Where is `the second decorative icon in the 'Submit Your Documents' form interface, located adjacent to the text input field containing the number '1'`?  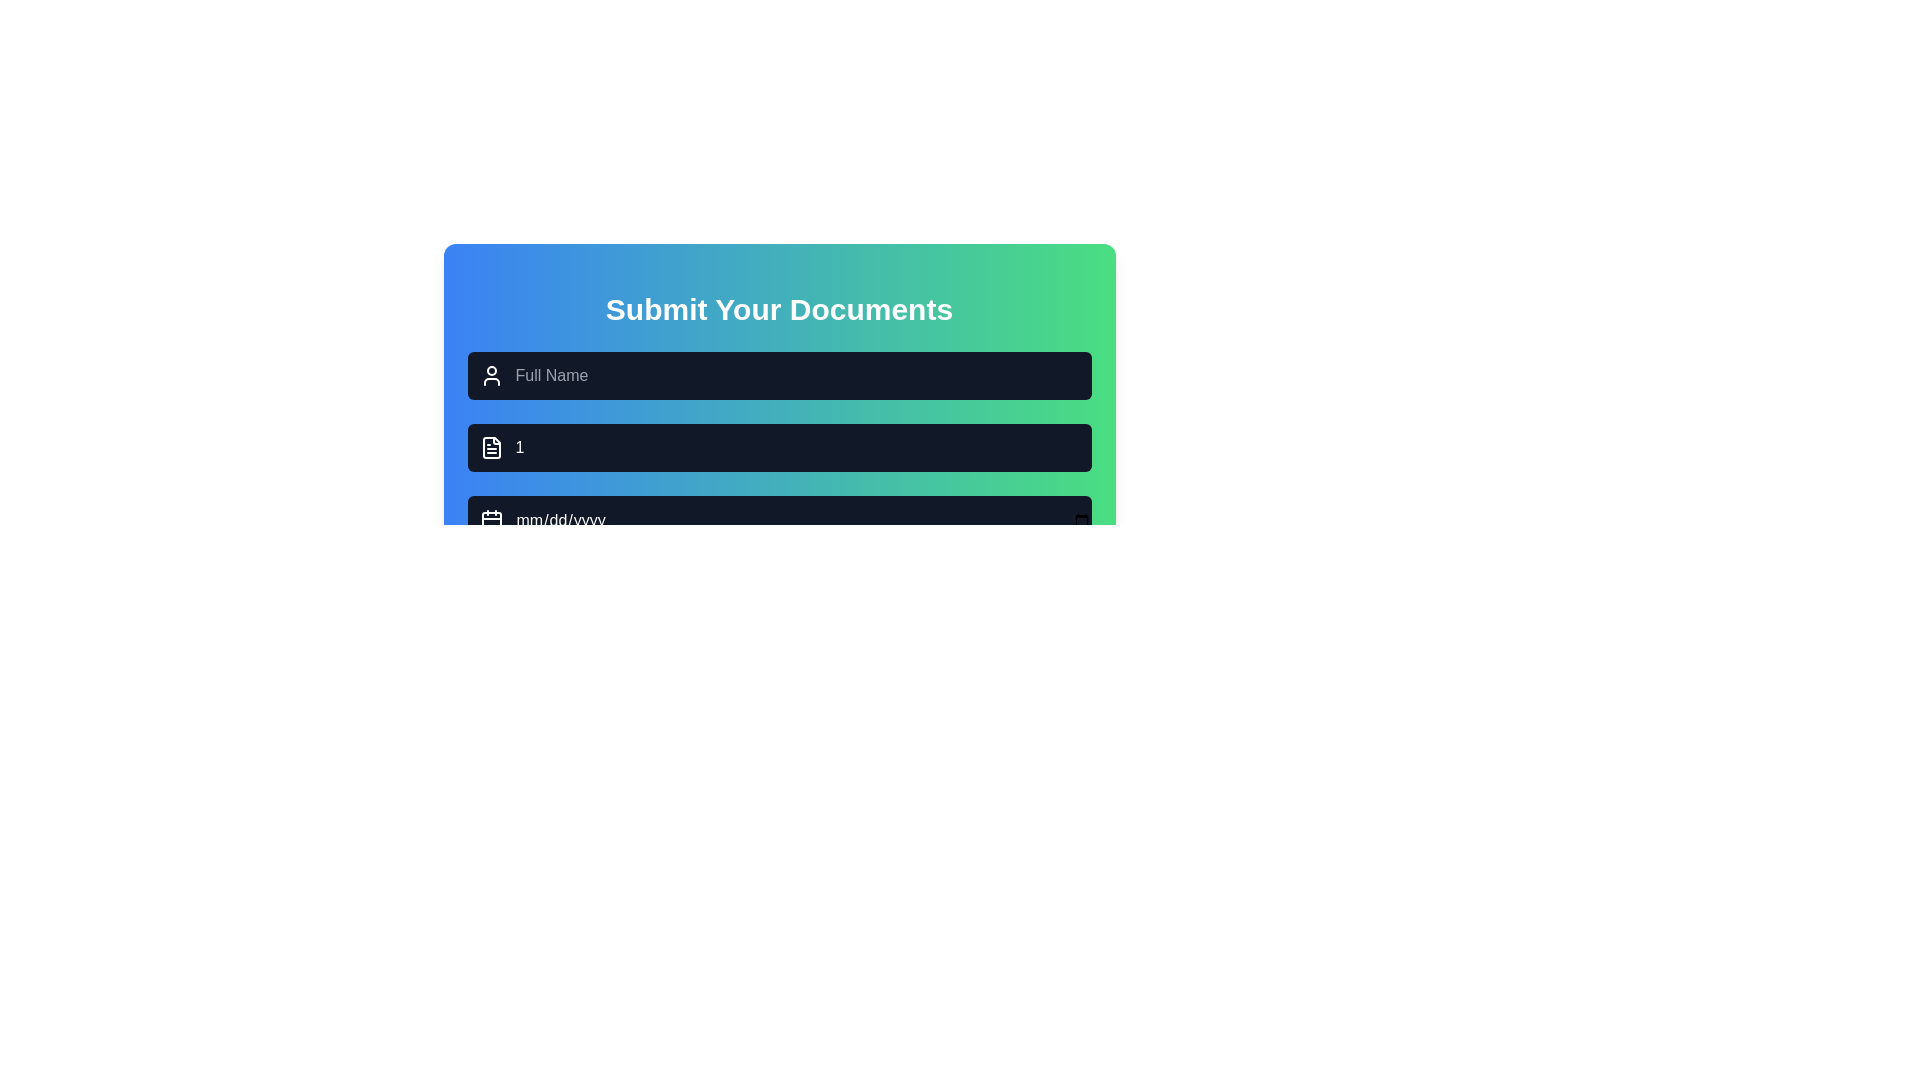 the second decorative icon in the 'Submit Your Documents' form interface, located adjacent to the text input field containing the number '1' is located at coordinates (491, 446).